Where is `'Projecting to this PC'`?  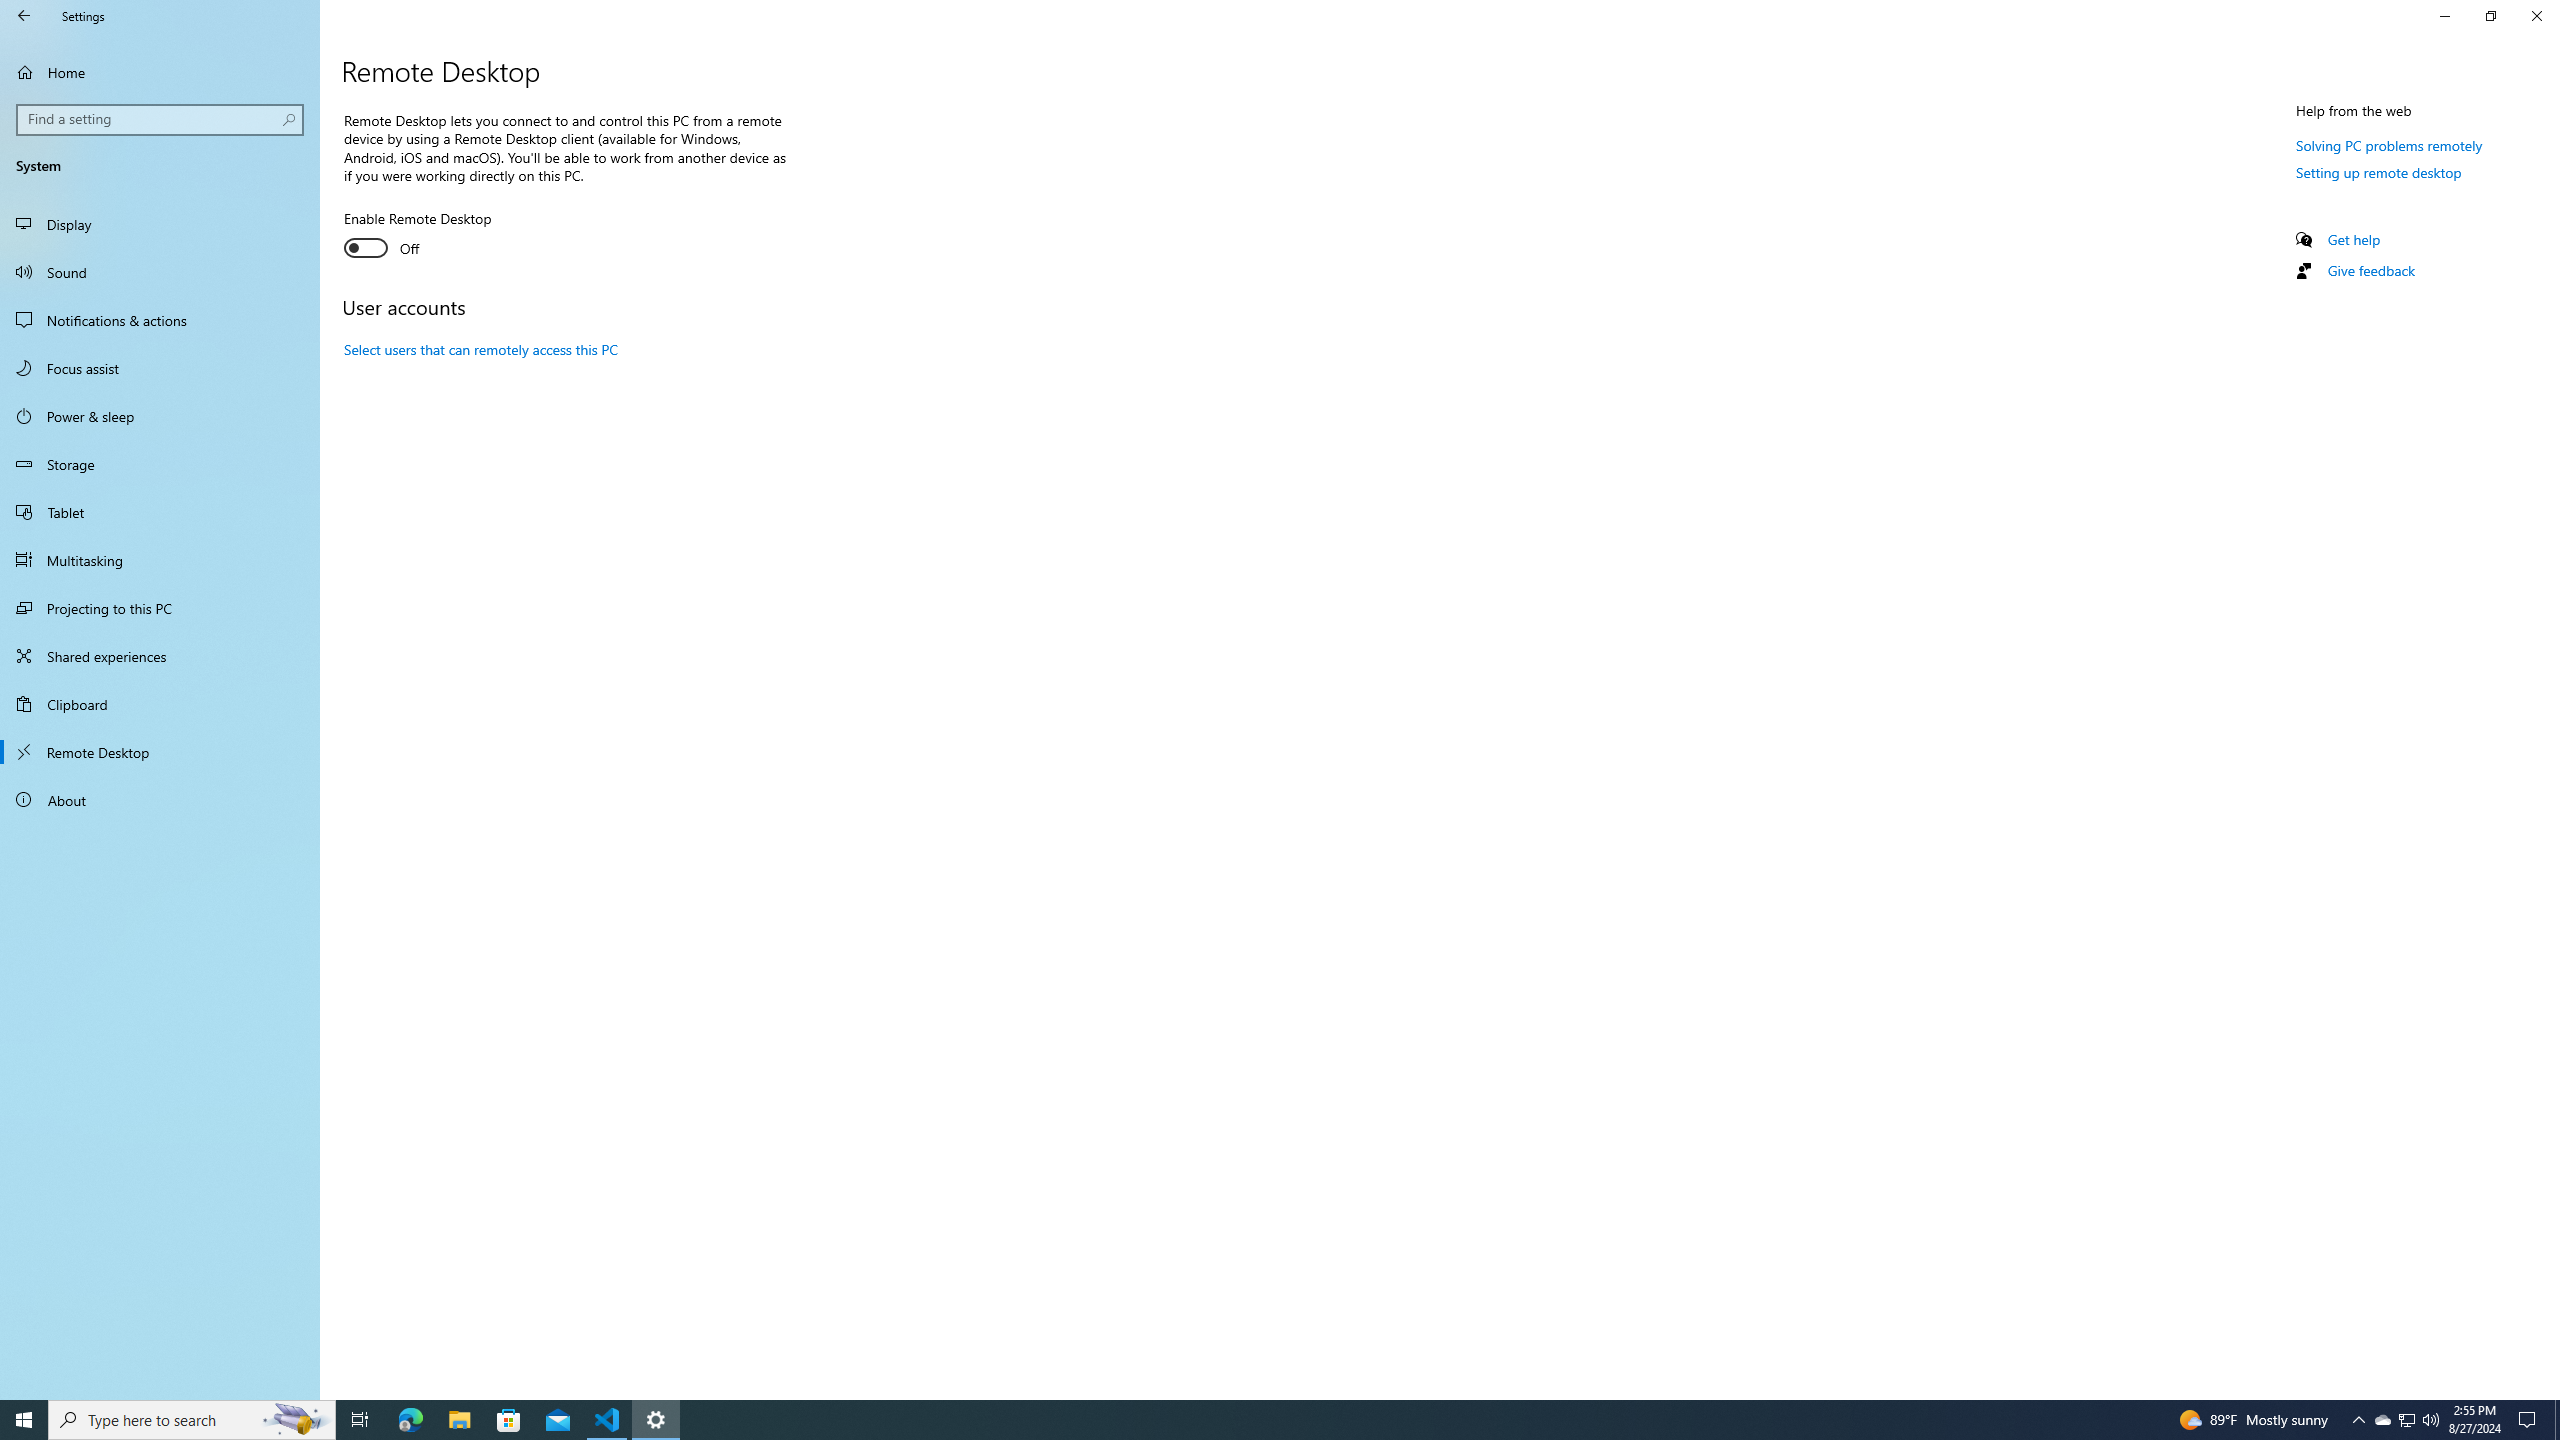 'Projecting to this PC' is located at coordinates (159, 608).